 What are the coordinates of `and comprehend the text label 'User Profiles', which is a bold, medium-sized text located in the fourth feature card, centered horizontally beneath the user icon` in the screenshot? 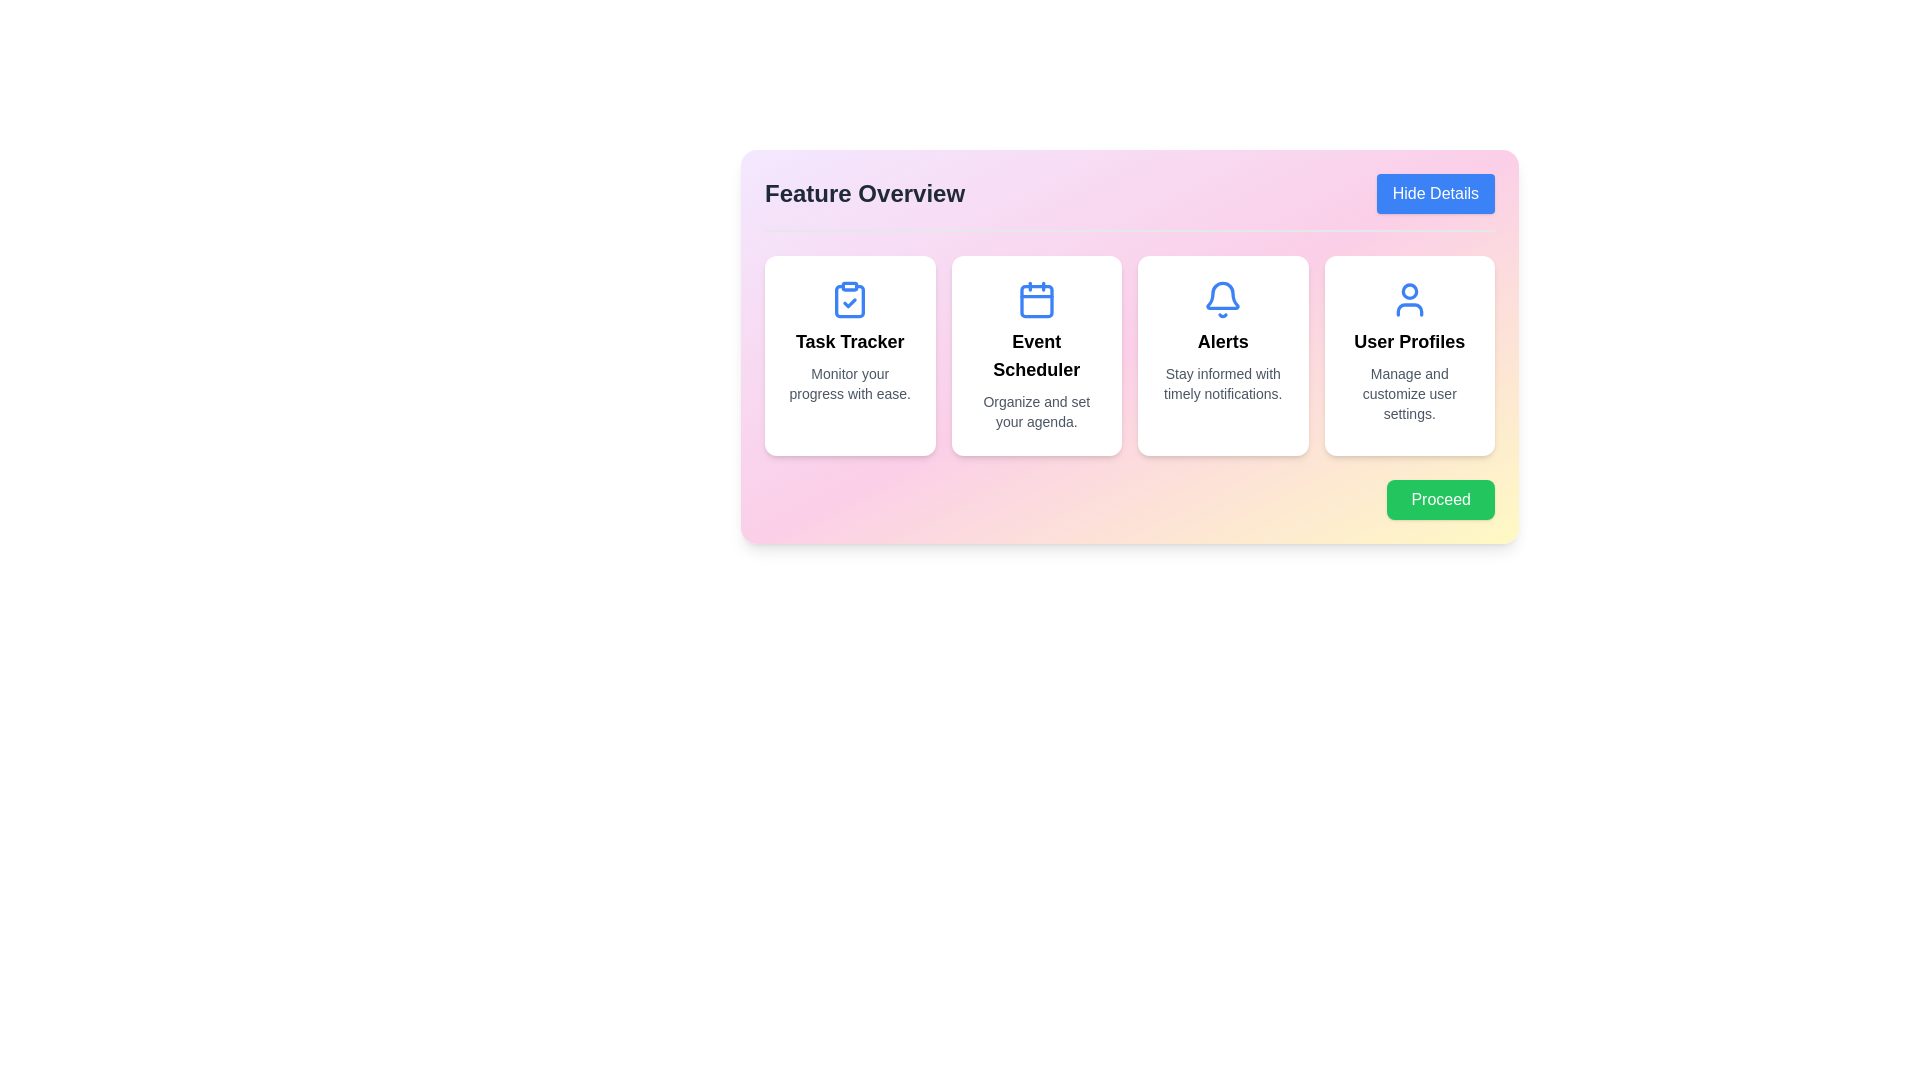 It's located at (1408, 341).